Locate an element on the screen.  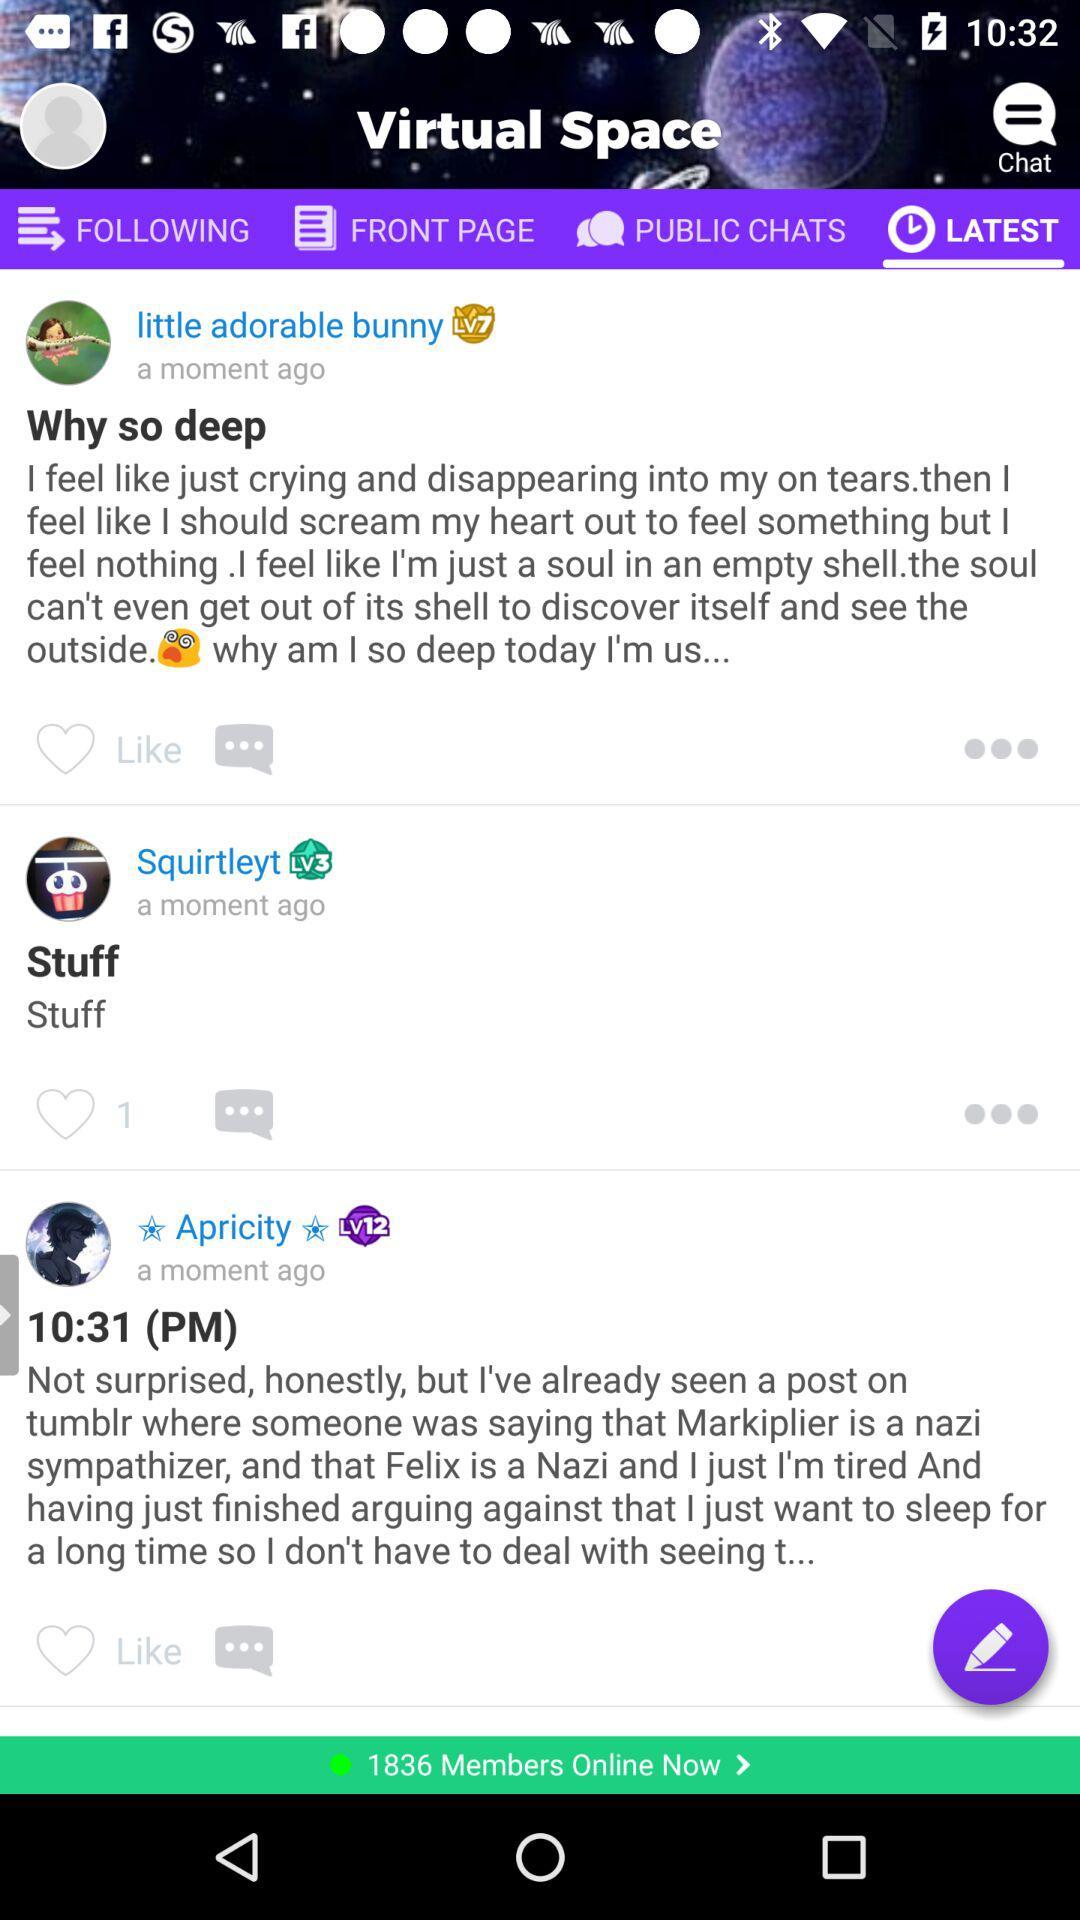
status is located at coordinates (990, 1646).